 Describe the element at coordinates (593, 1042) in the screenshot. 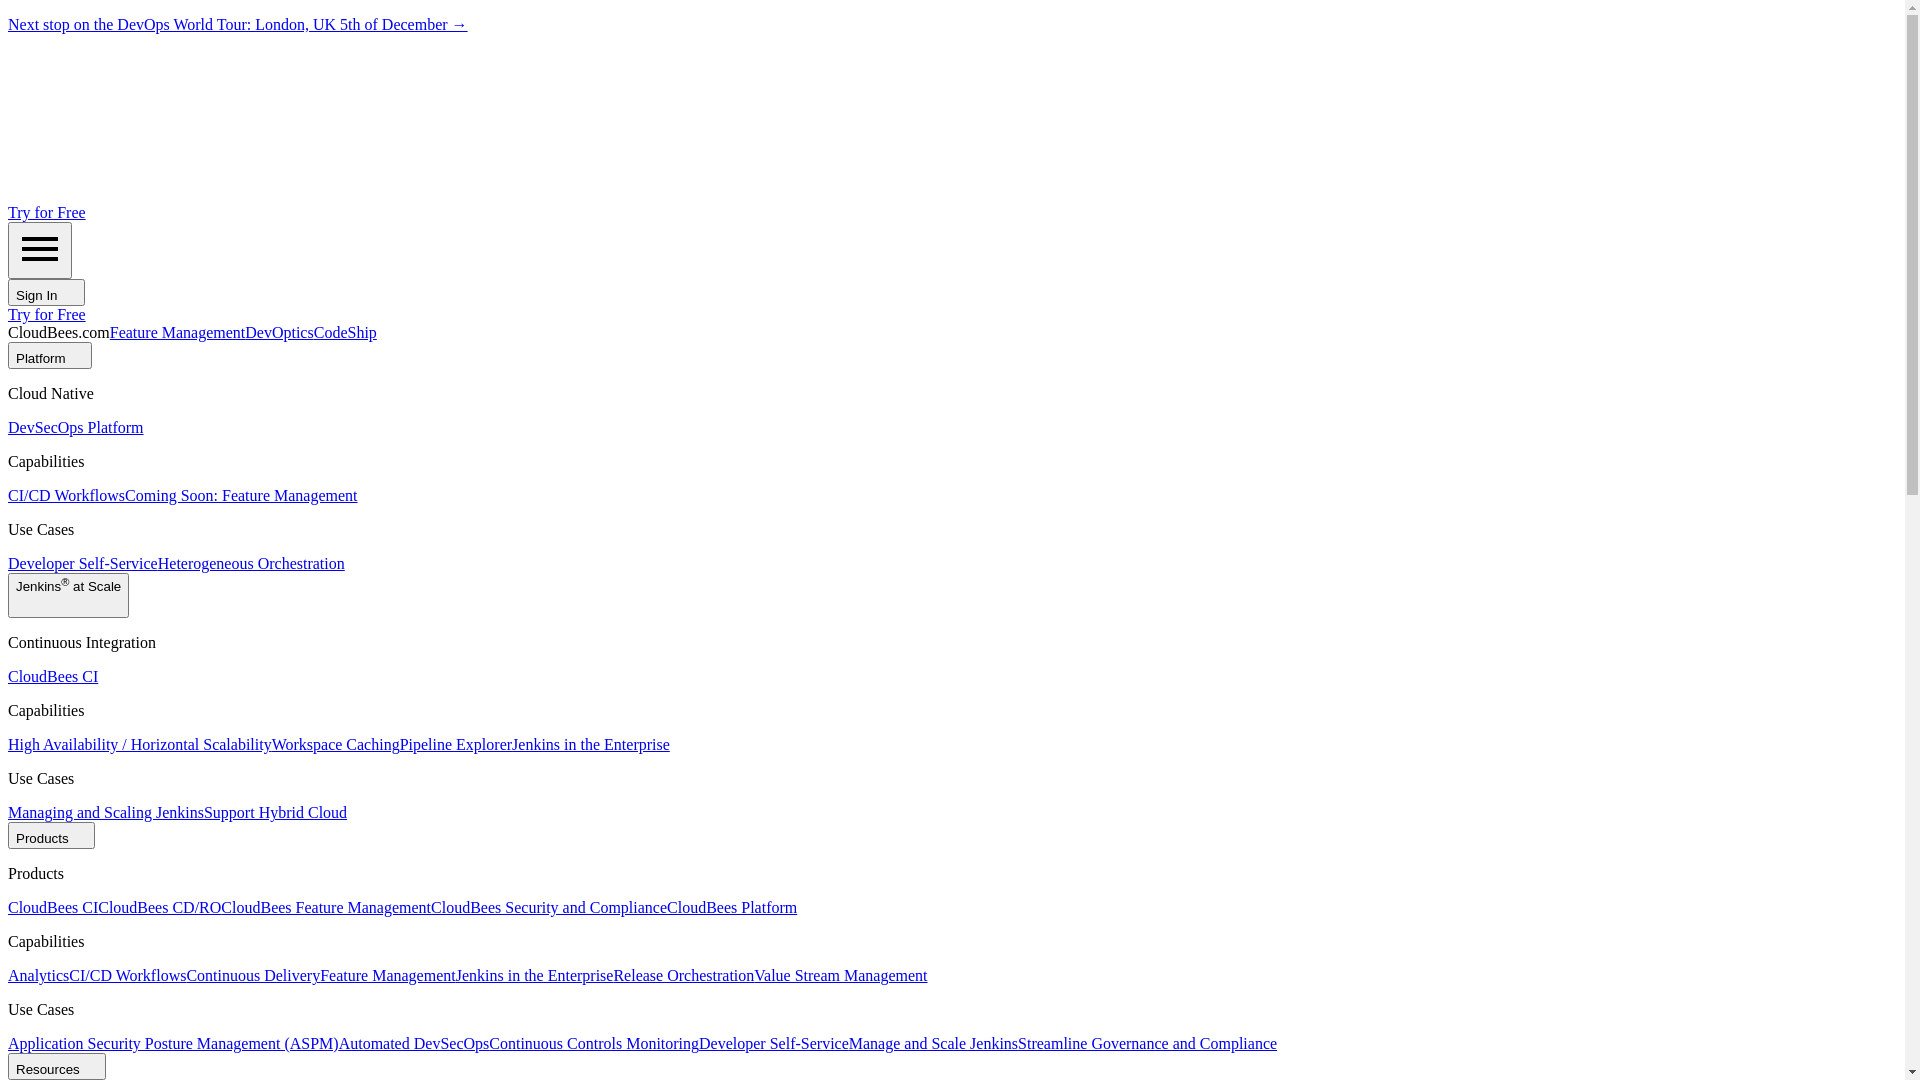

I see `'Continuous Controls Monitoring'` at that location.